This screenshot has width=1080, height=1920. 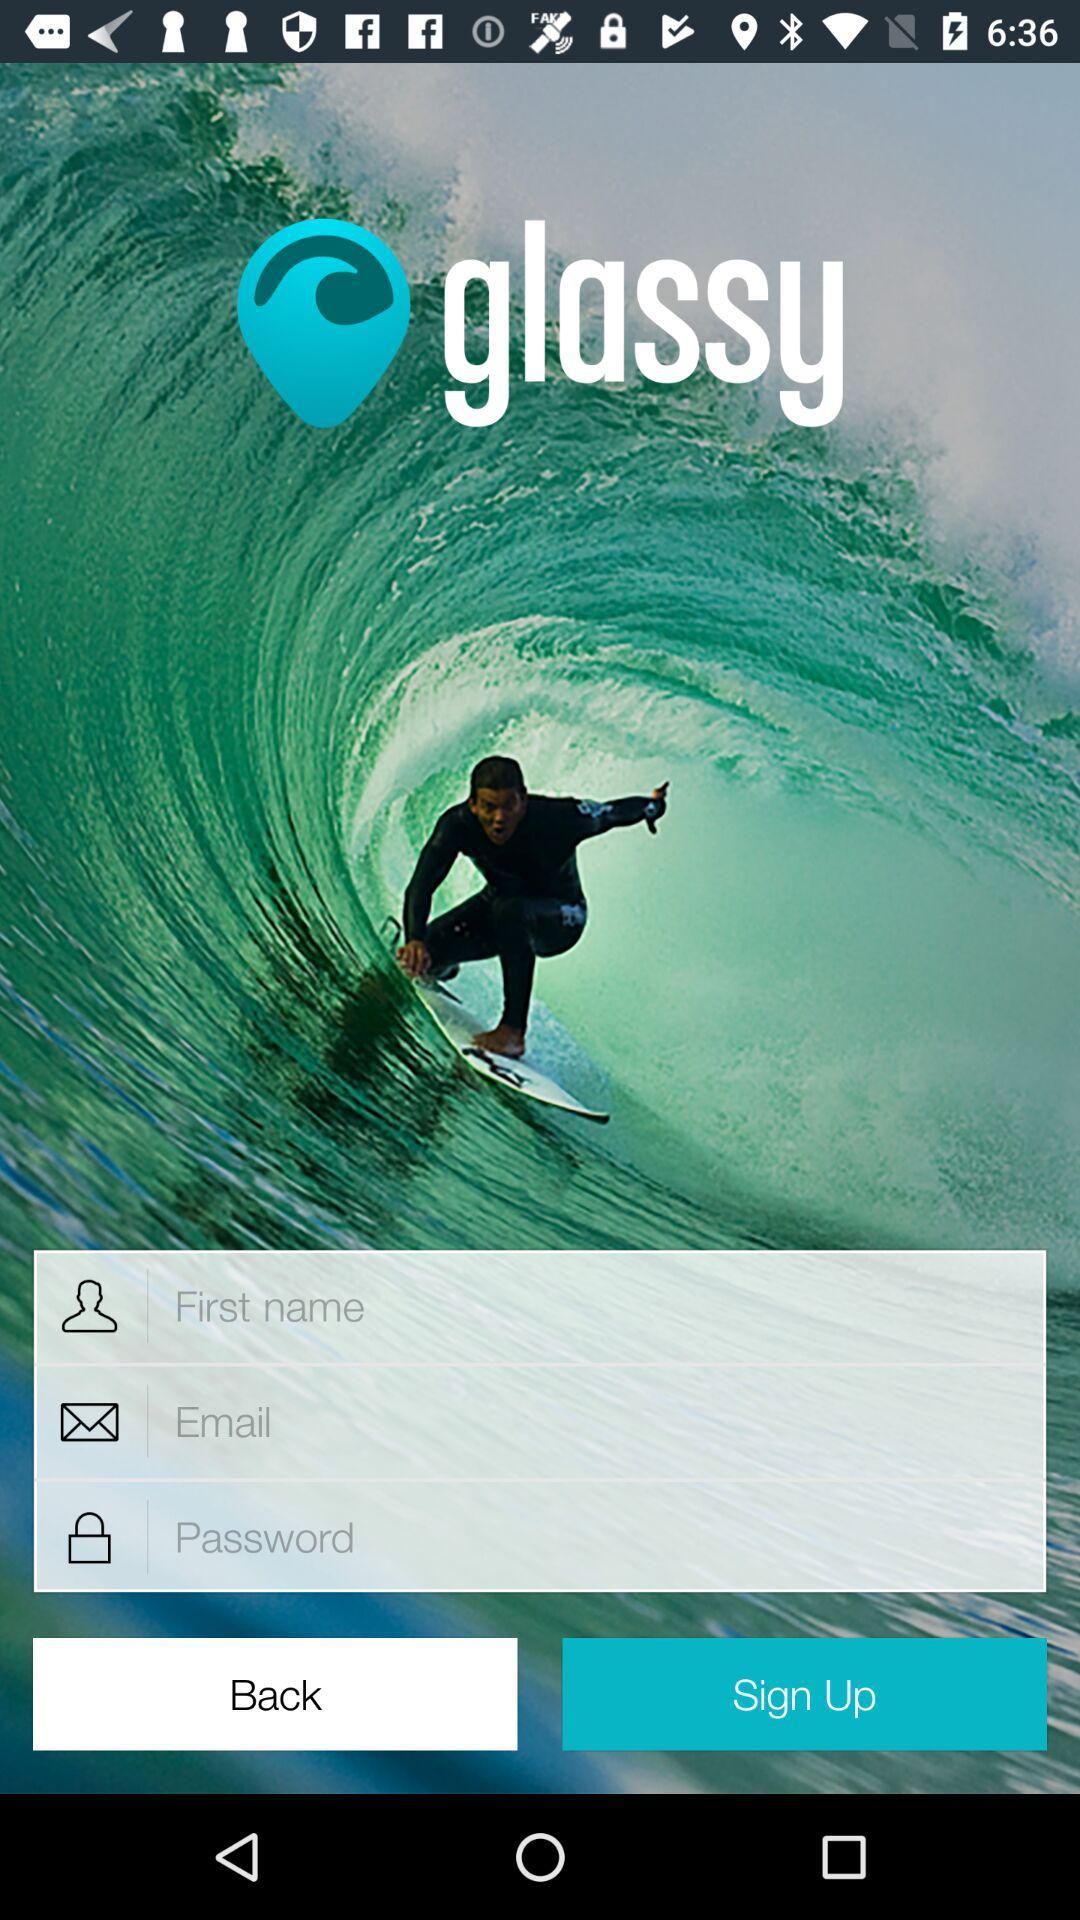 I want to click on password, so click(x=597, y=1535).